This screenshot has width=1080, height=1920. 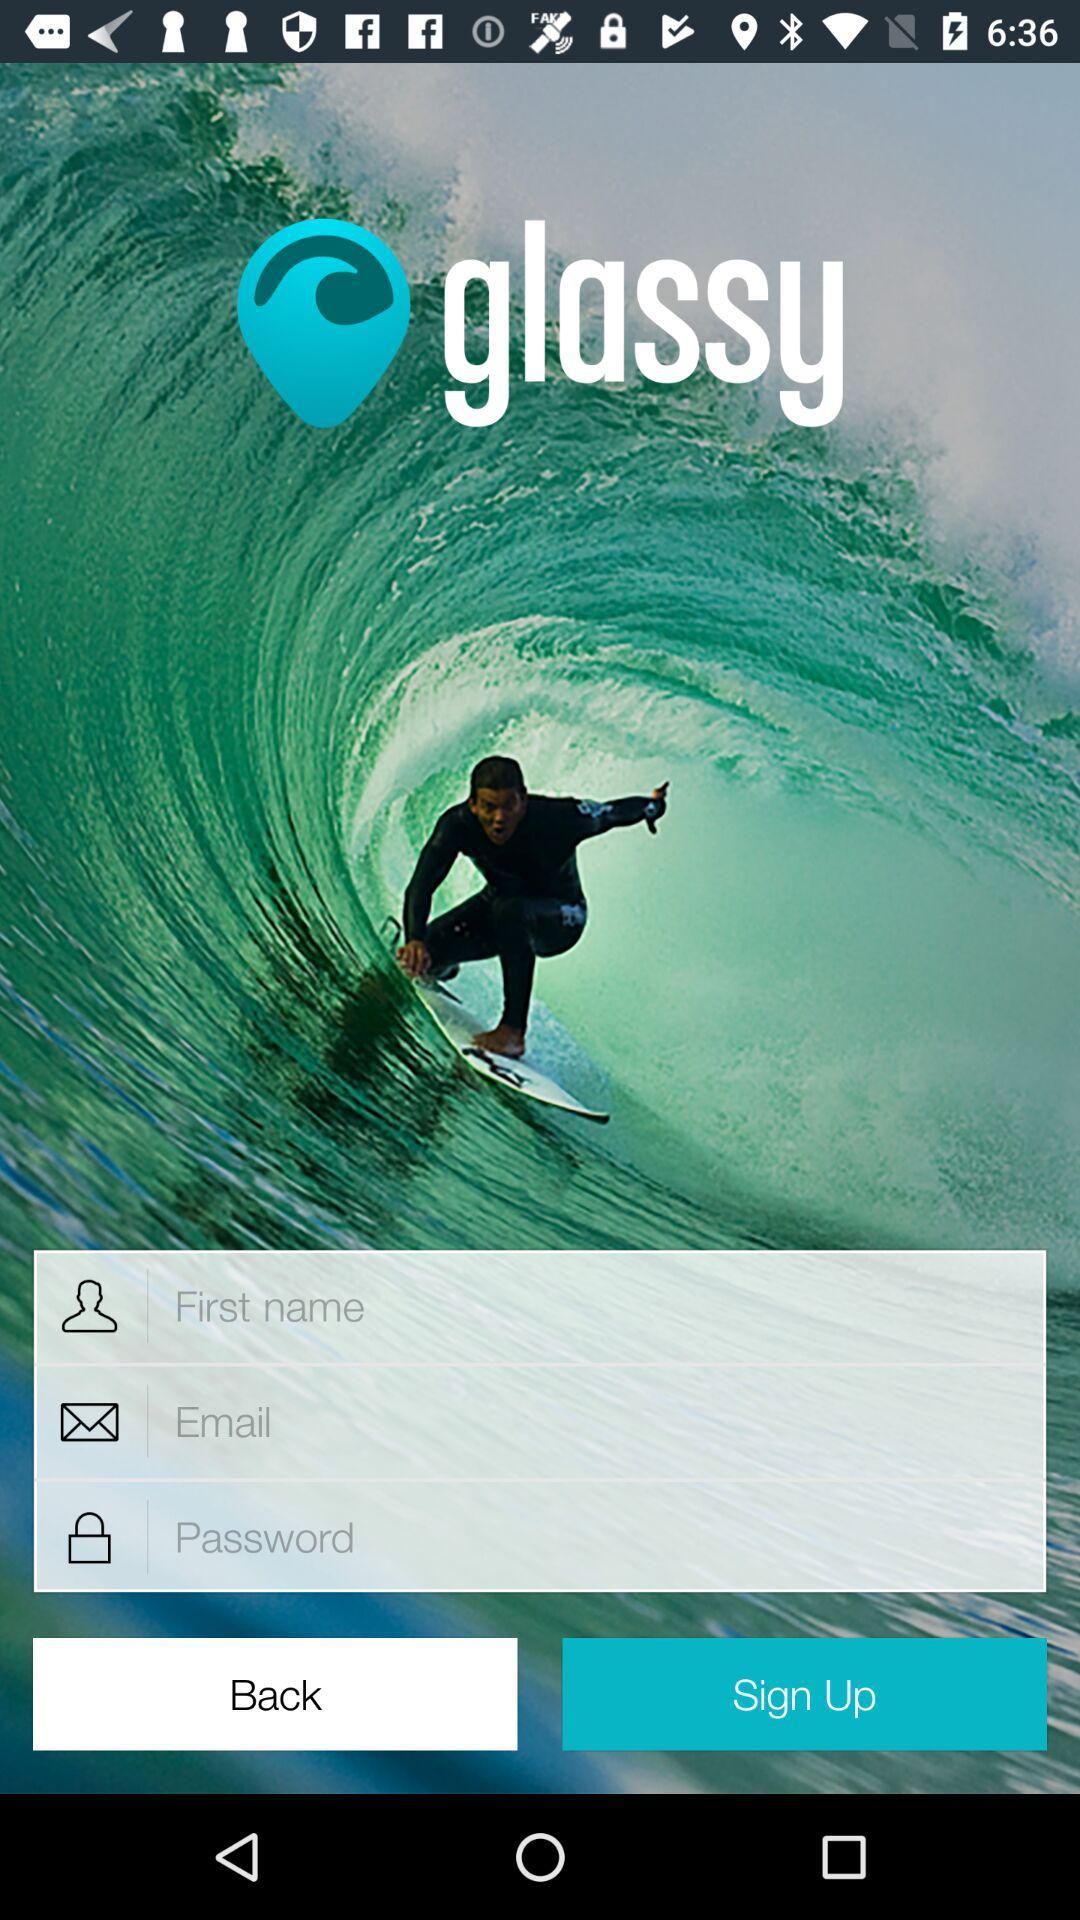 I want to click on password, so click(x=597, y=1535).